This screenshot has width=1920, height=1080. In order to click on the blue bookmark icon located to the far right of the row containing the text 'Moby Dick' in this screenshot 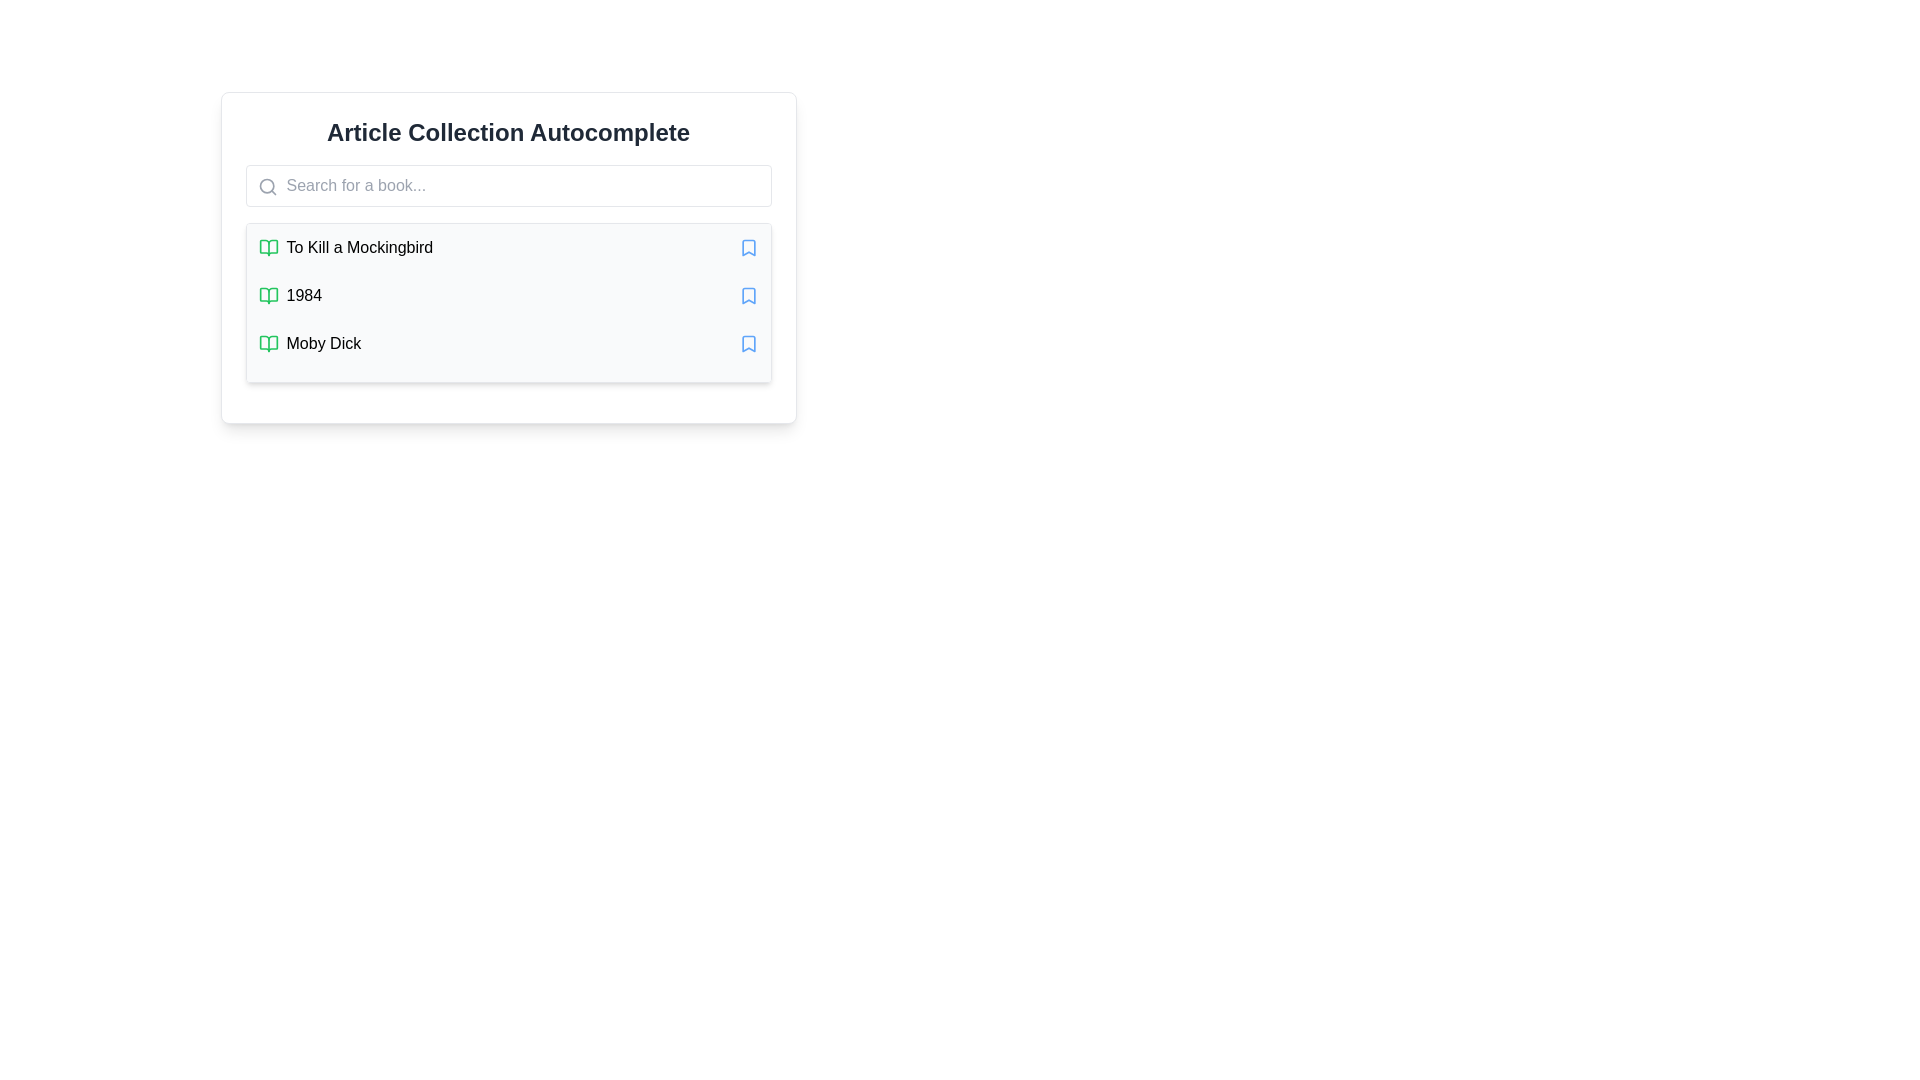, I will do `click(747, 342)`.